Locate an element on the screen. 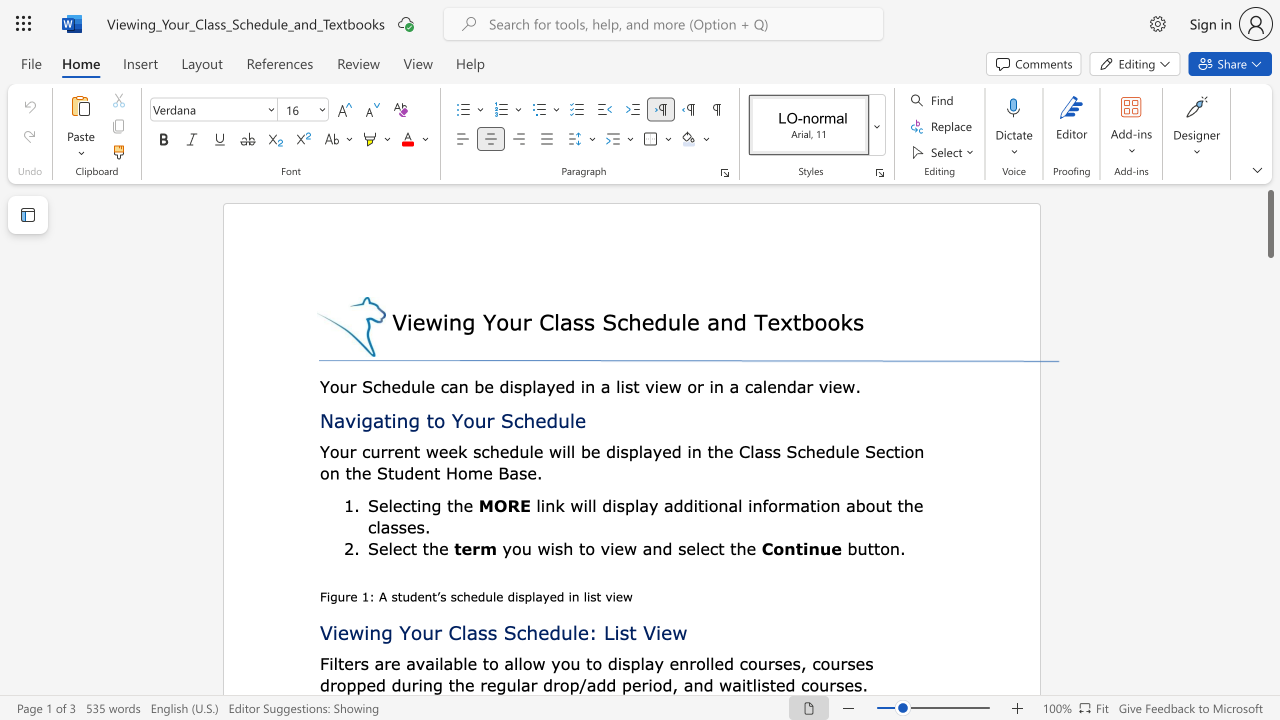  the scrollbar on the right to move the page downward is located at coordinates (1269, 328).